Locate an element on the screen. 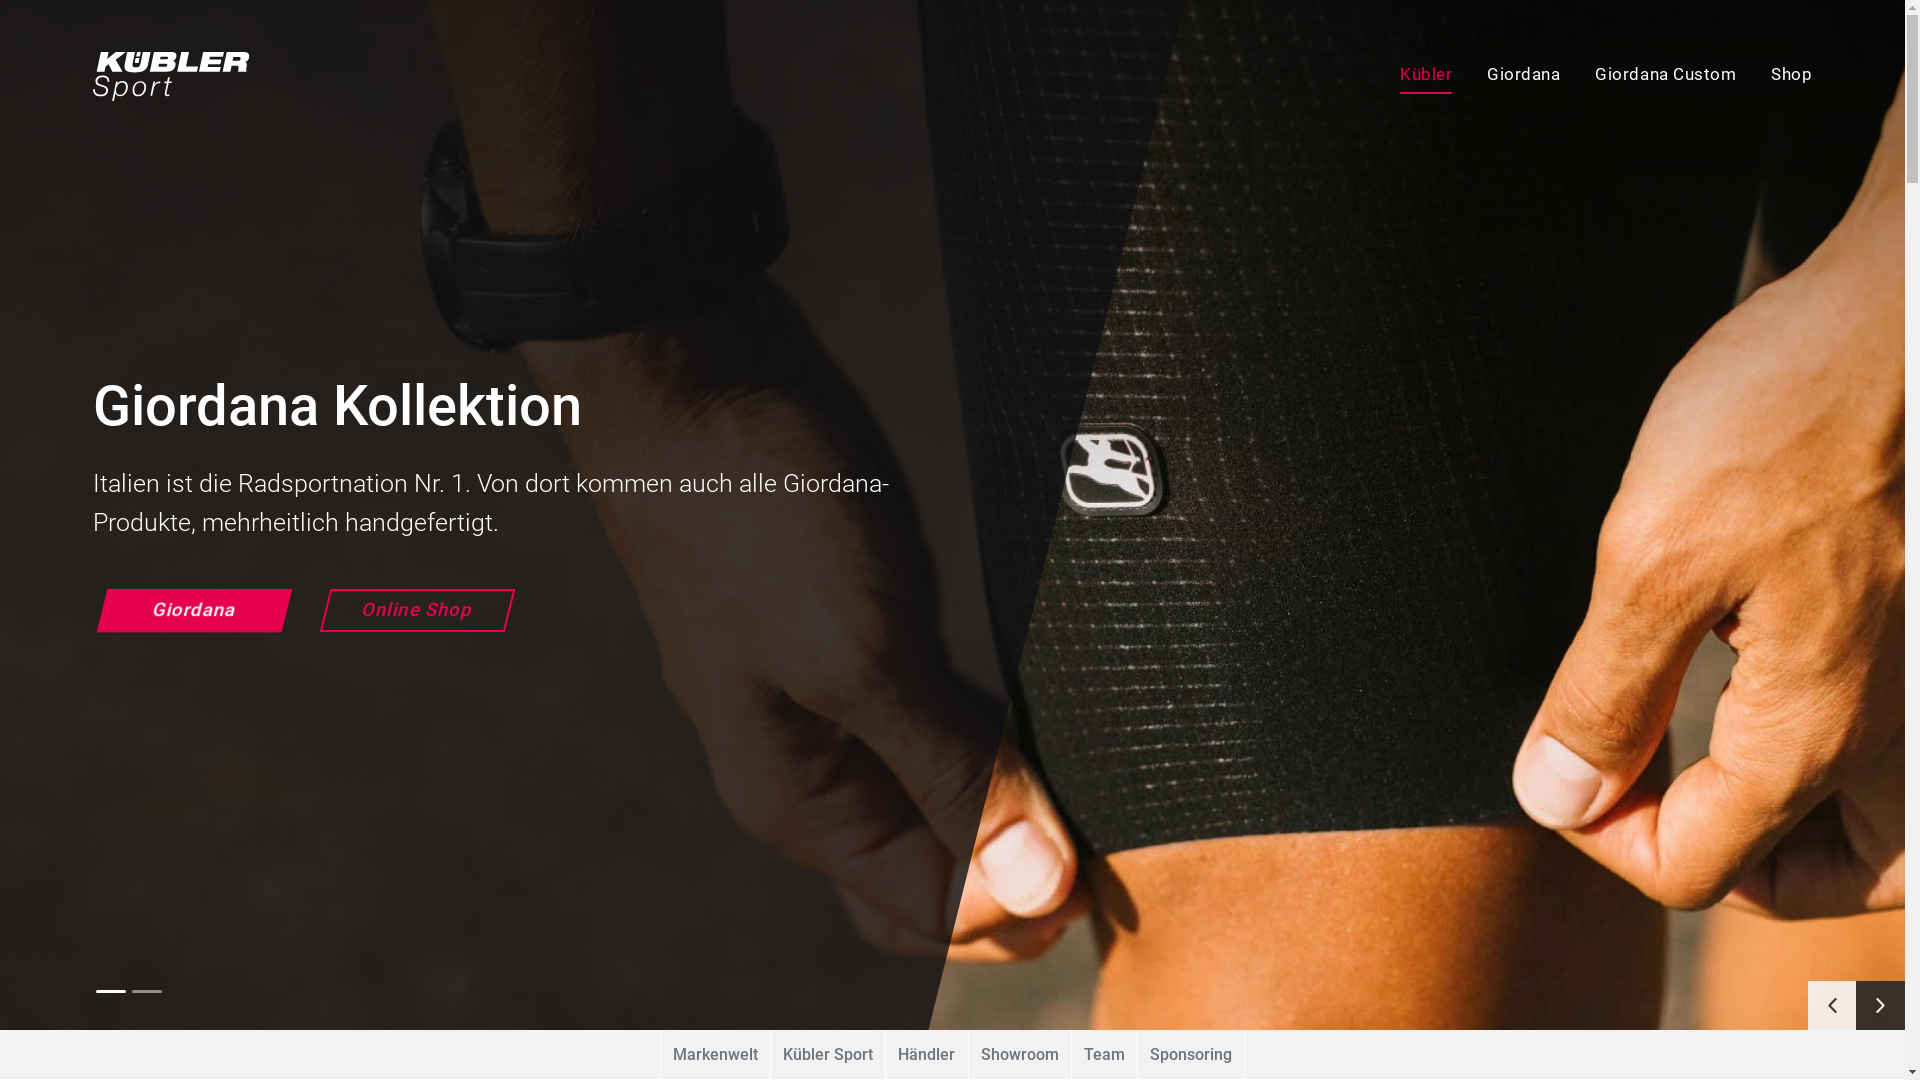 The height and width of the screenshot is (1080, 1920). 'Shop' is located at coordinates (1775, 75).